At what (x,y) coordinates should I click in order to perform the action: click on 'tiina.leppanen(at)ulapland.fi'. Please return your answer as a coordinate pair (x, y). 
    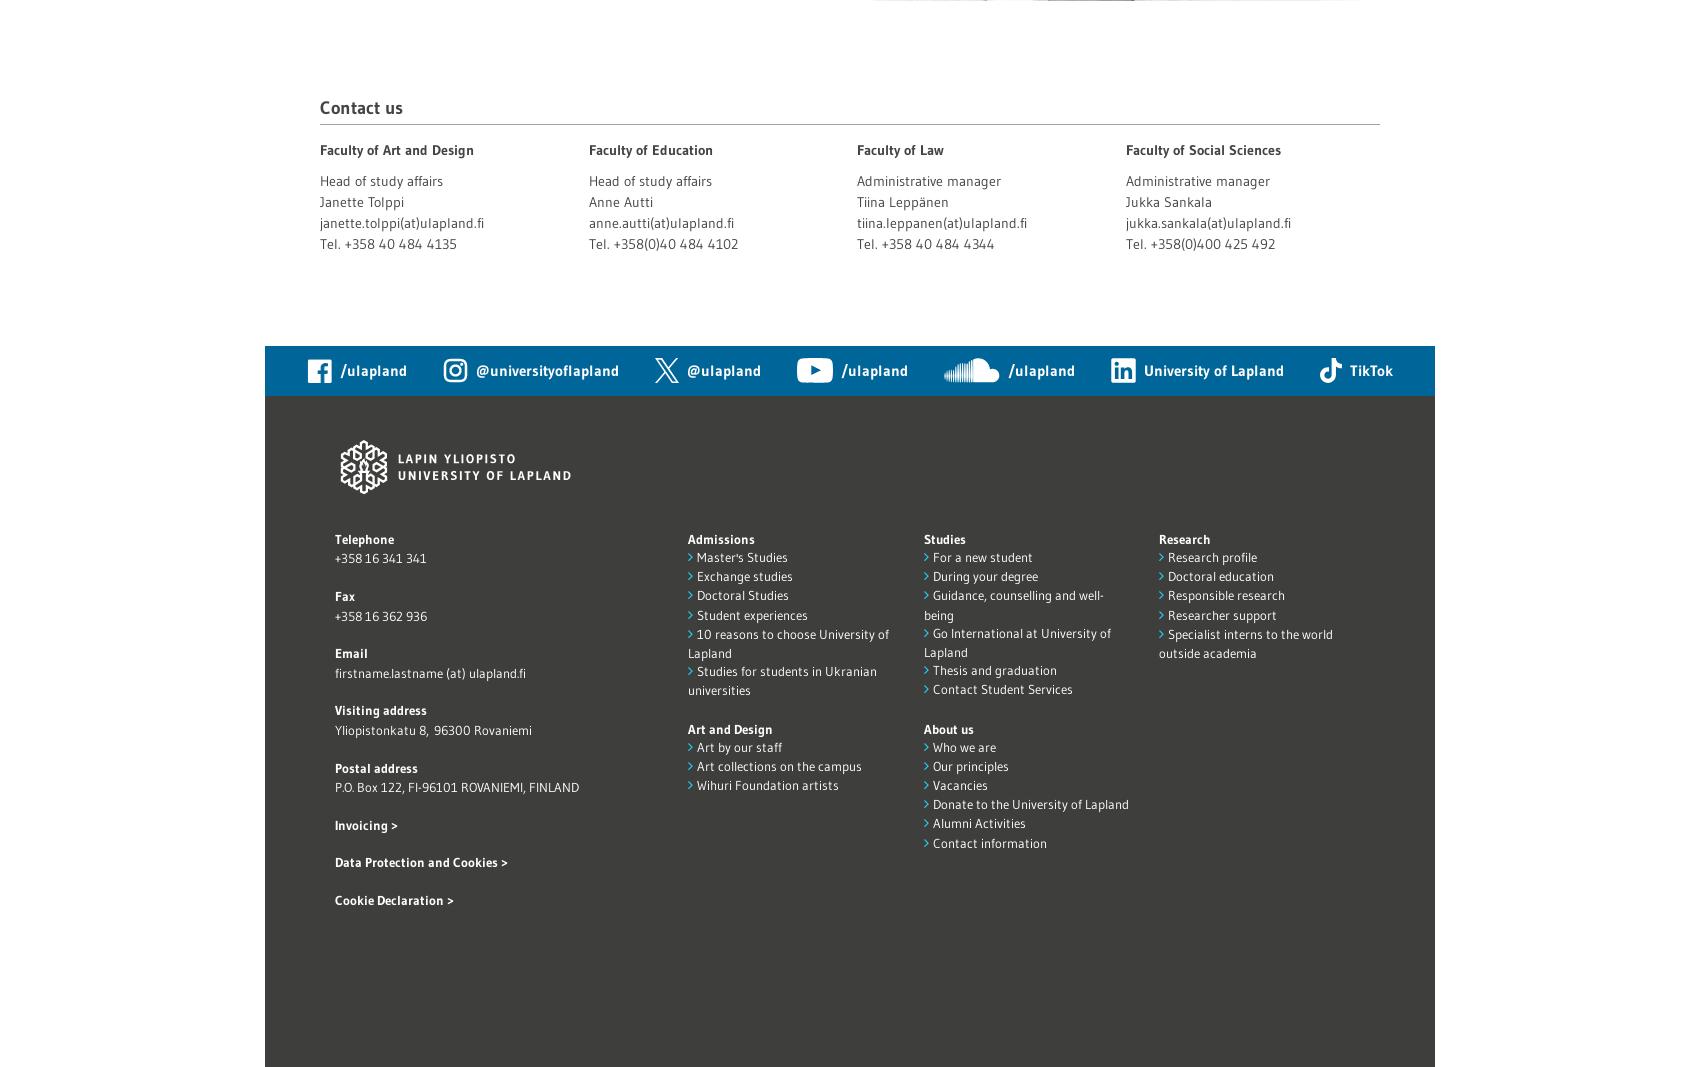
    Looking at the image, I should click on (856, 222).